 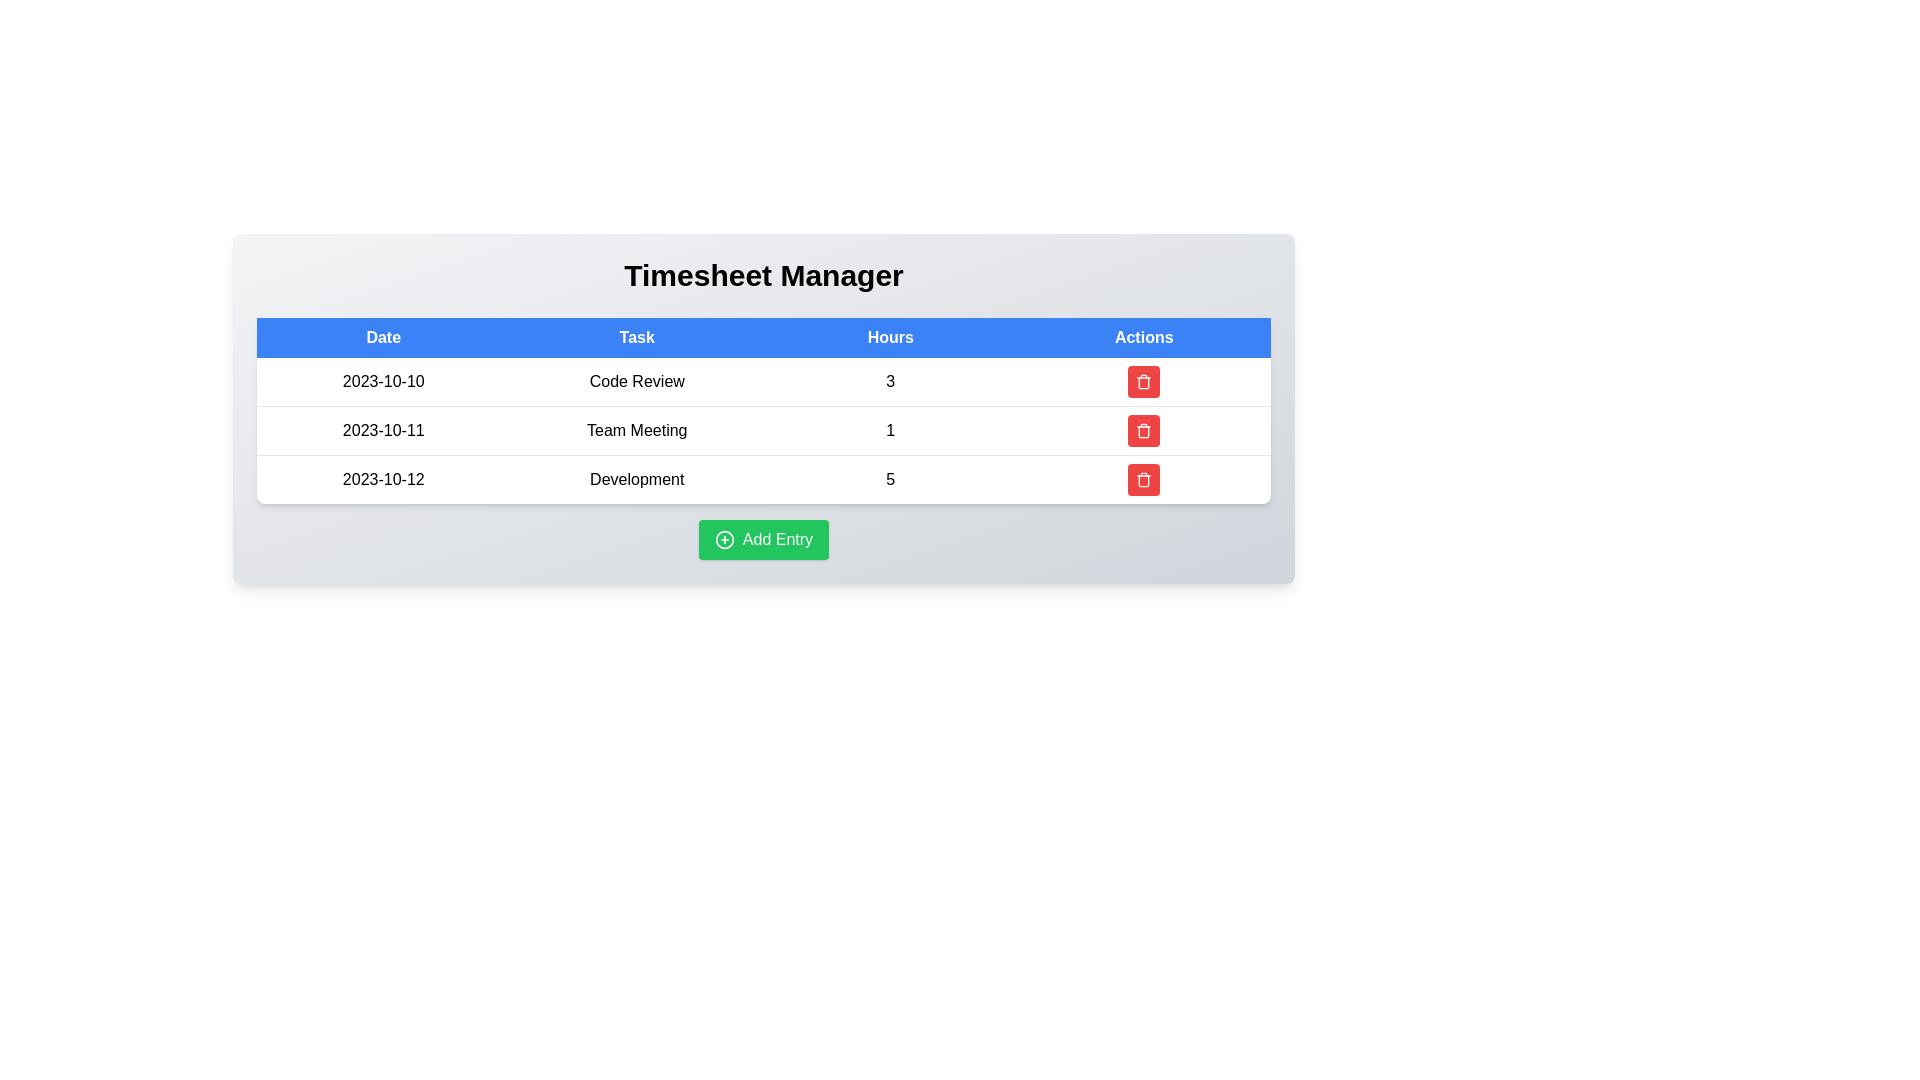 What do you see at coordinates (1144, 479) in the screenshot?
I see `the red button with a white trash bin icon located in the last row of the tabular layout under the 'Actions' column to change its background color` at bounding box center [1144, 479].